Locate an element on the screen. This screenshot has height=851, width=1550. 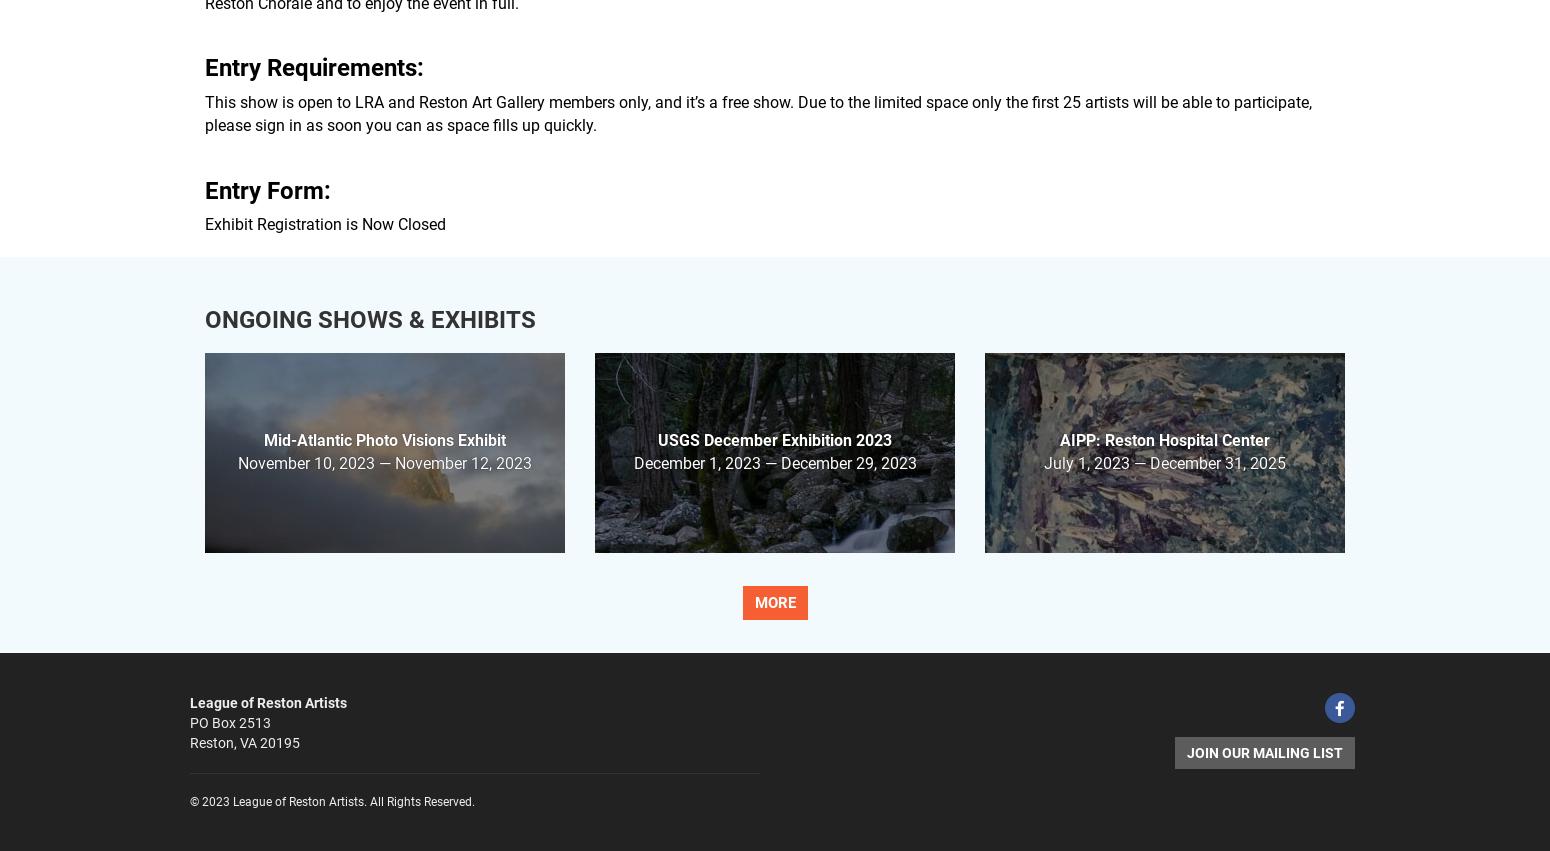
'Entry Form:' is located at coordinates (267, 189).